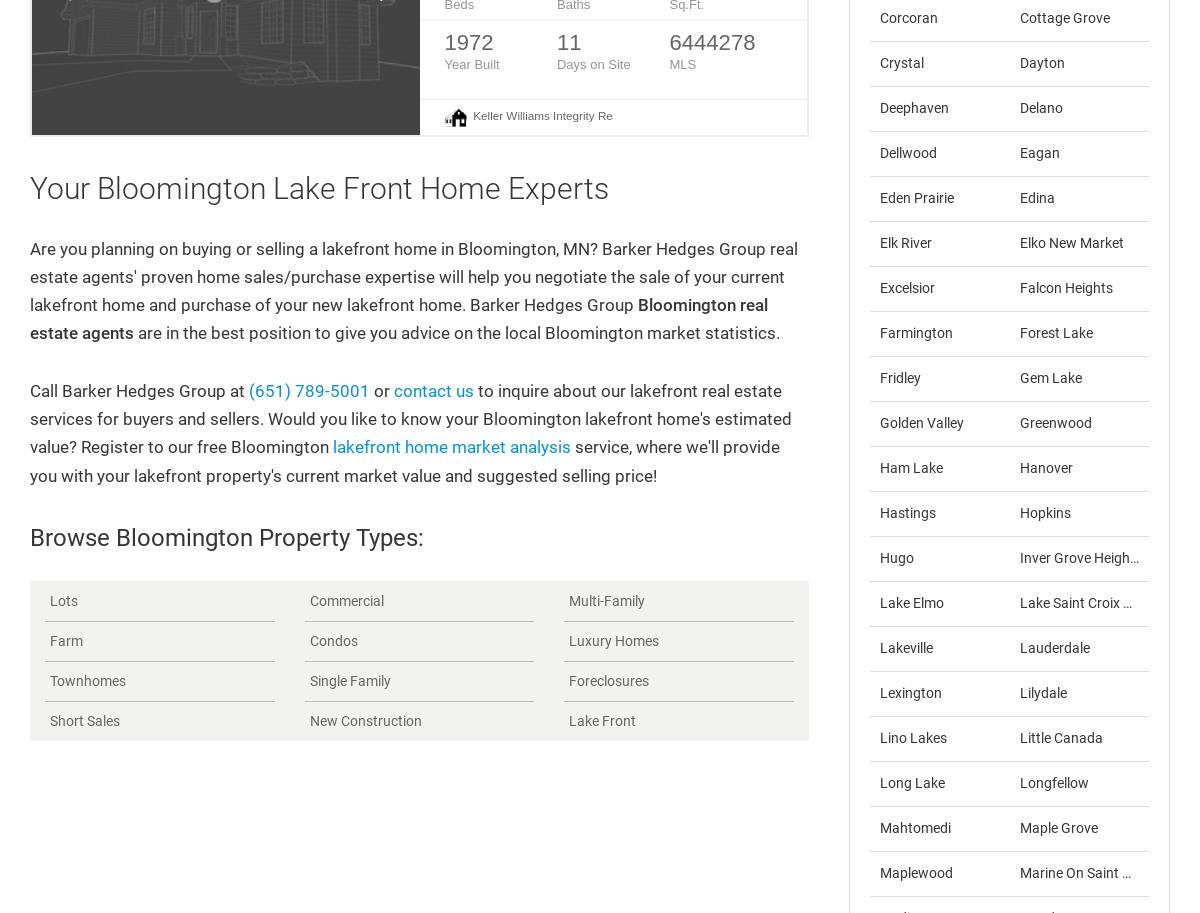 The width and height of the screenshot is (1200, 913). I want to click on 'Dayton', so click(1041, 61).